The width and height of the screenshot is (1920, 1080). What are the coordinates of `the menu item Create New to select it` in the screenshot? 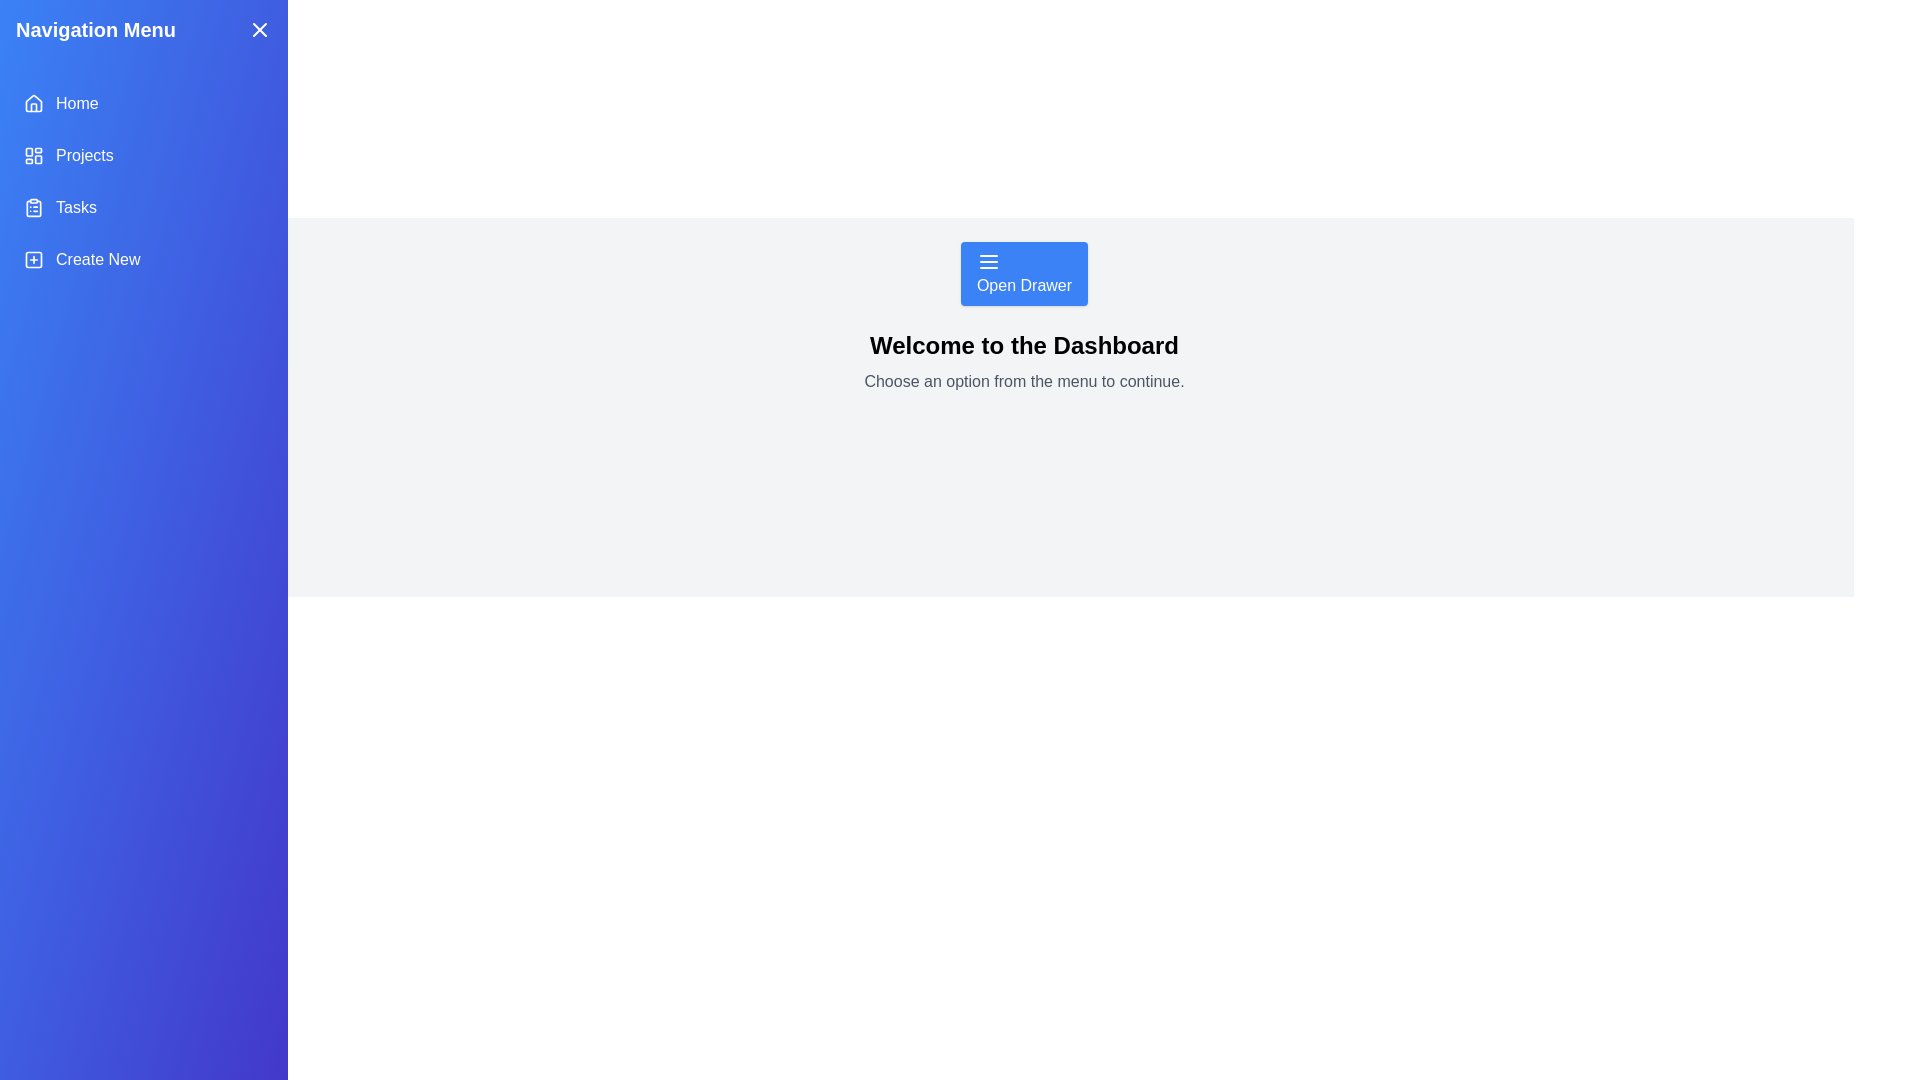 It's located at (143, 258).